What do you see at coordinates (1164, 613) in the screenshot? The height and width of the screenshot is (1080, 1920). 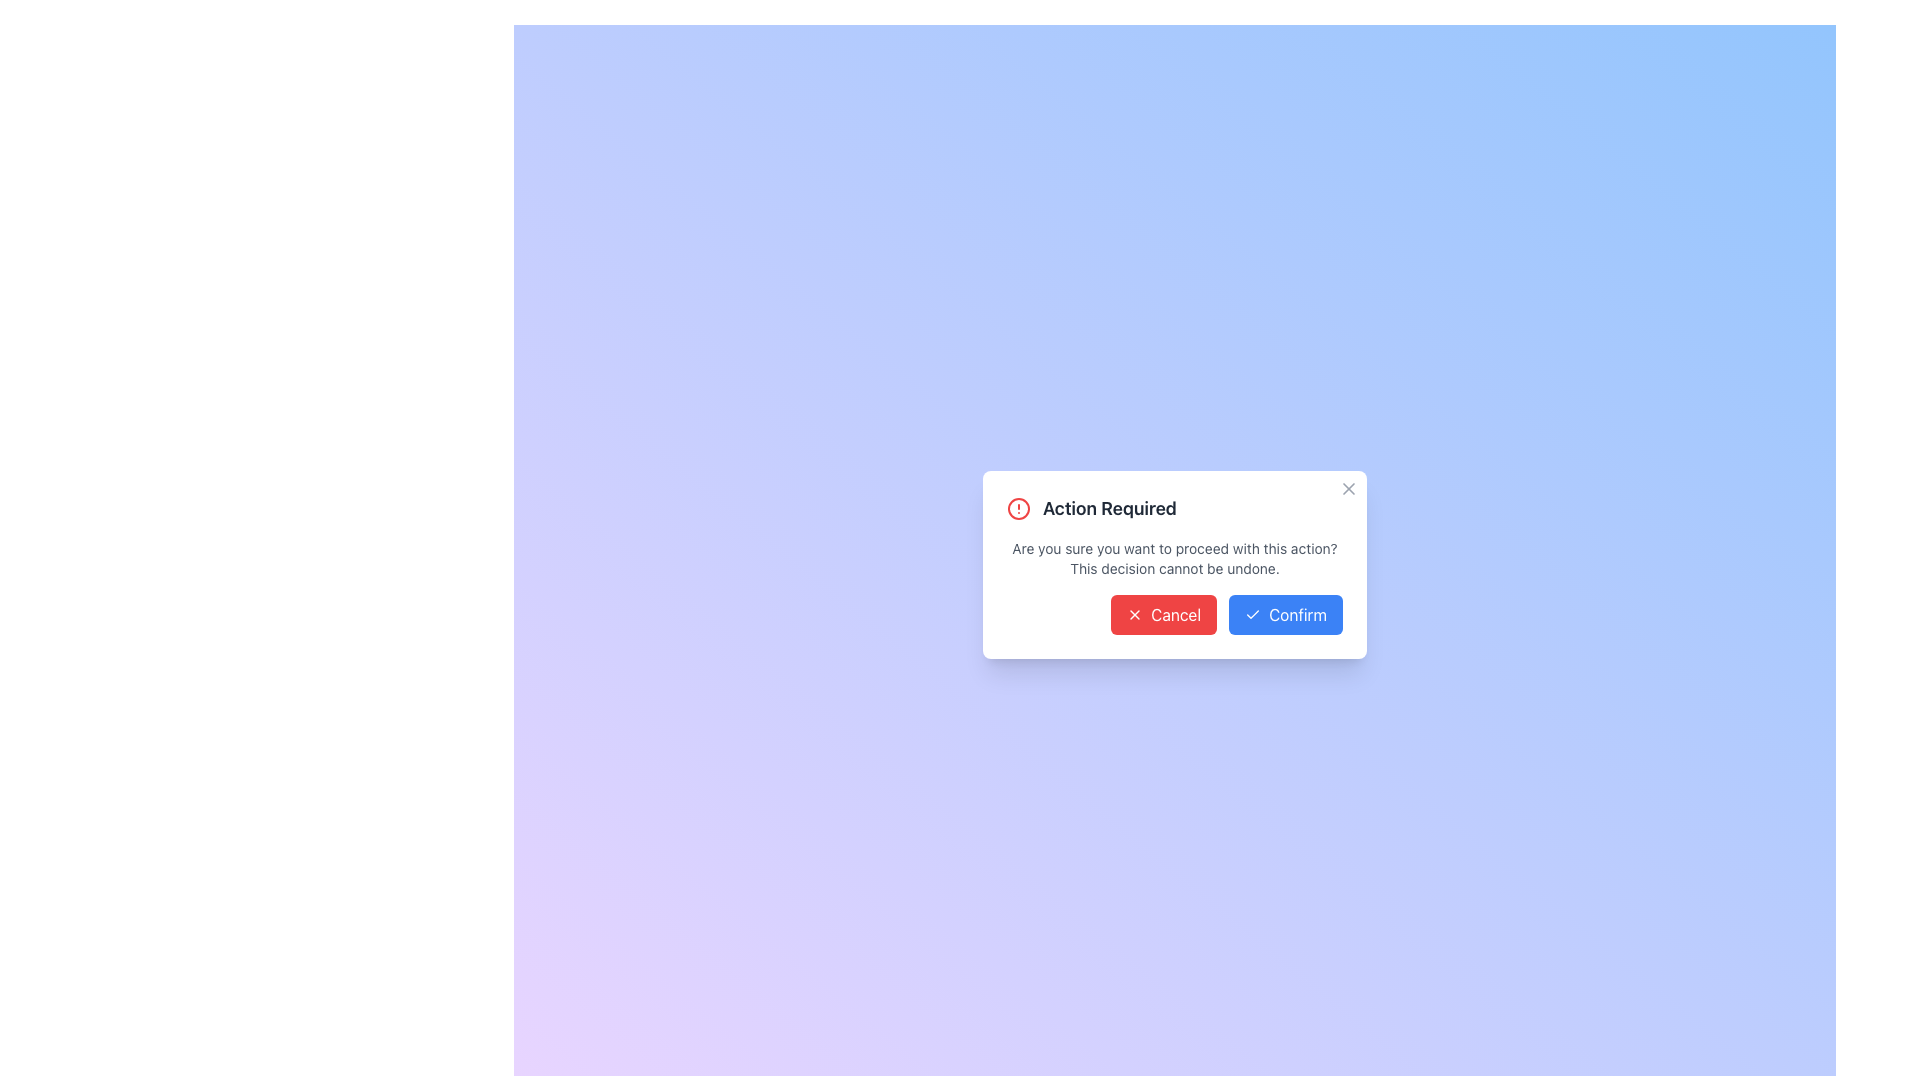 I see `the red 'Cancel' button with rounded corners, which has a white text label and a small 'X' icon on its left` at bounding box center [1164, 613].